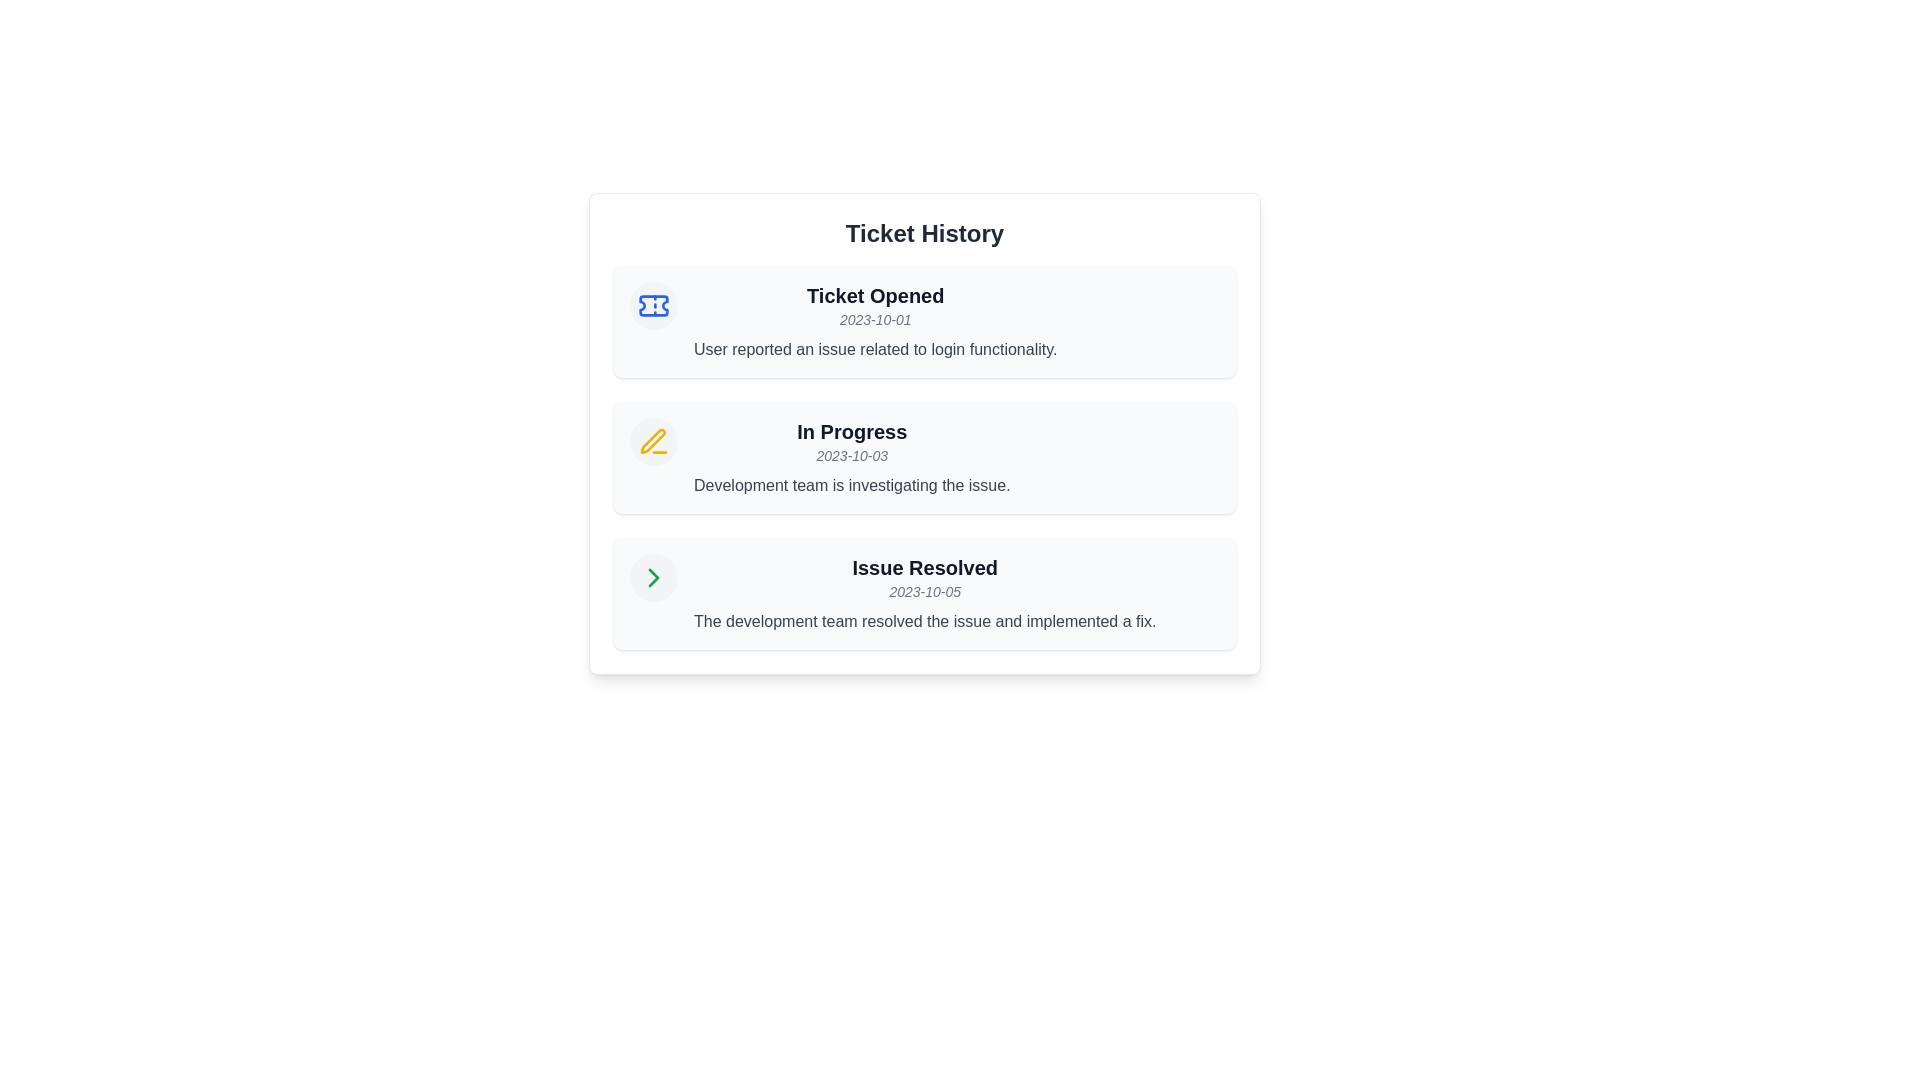  What do you see at coordinates (875, 320) in the screenshot?
I see `text content of the first entry in the 'Ticket History' list, which displays the ticket's details including its title, creation date, and a brief description of the issue` at bounding box center [875, 320].